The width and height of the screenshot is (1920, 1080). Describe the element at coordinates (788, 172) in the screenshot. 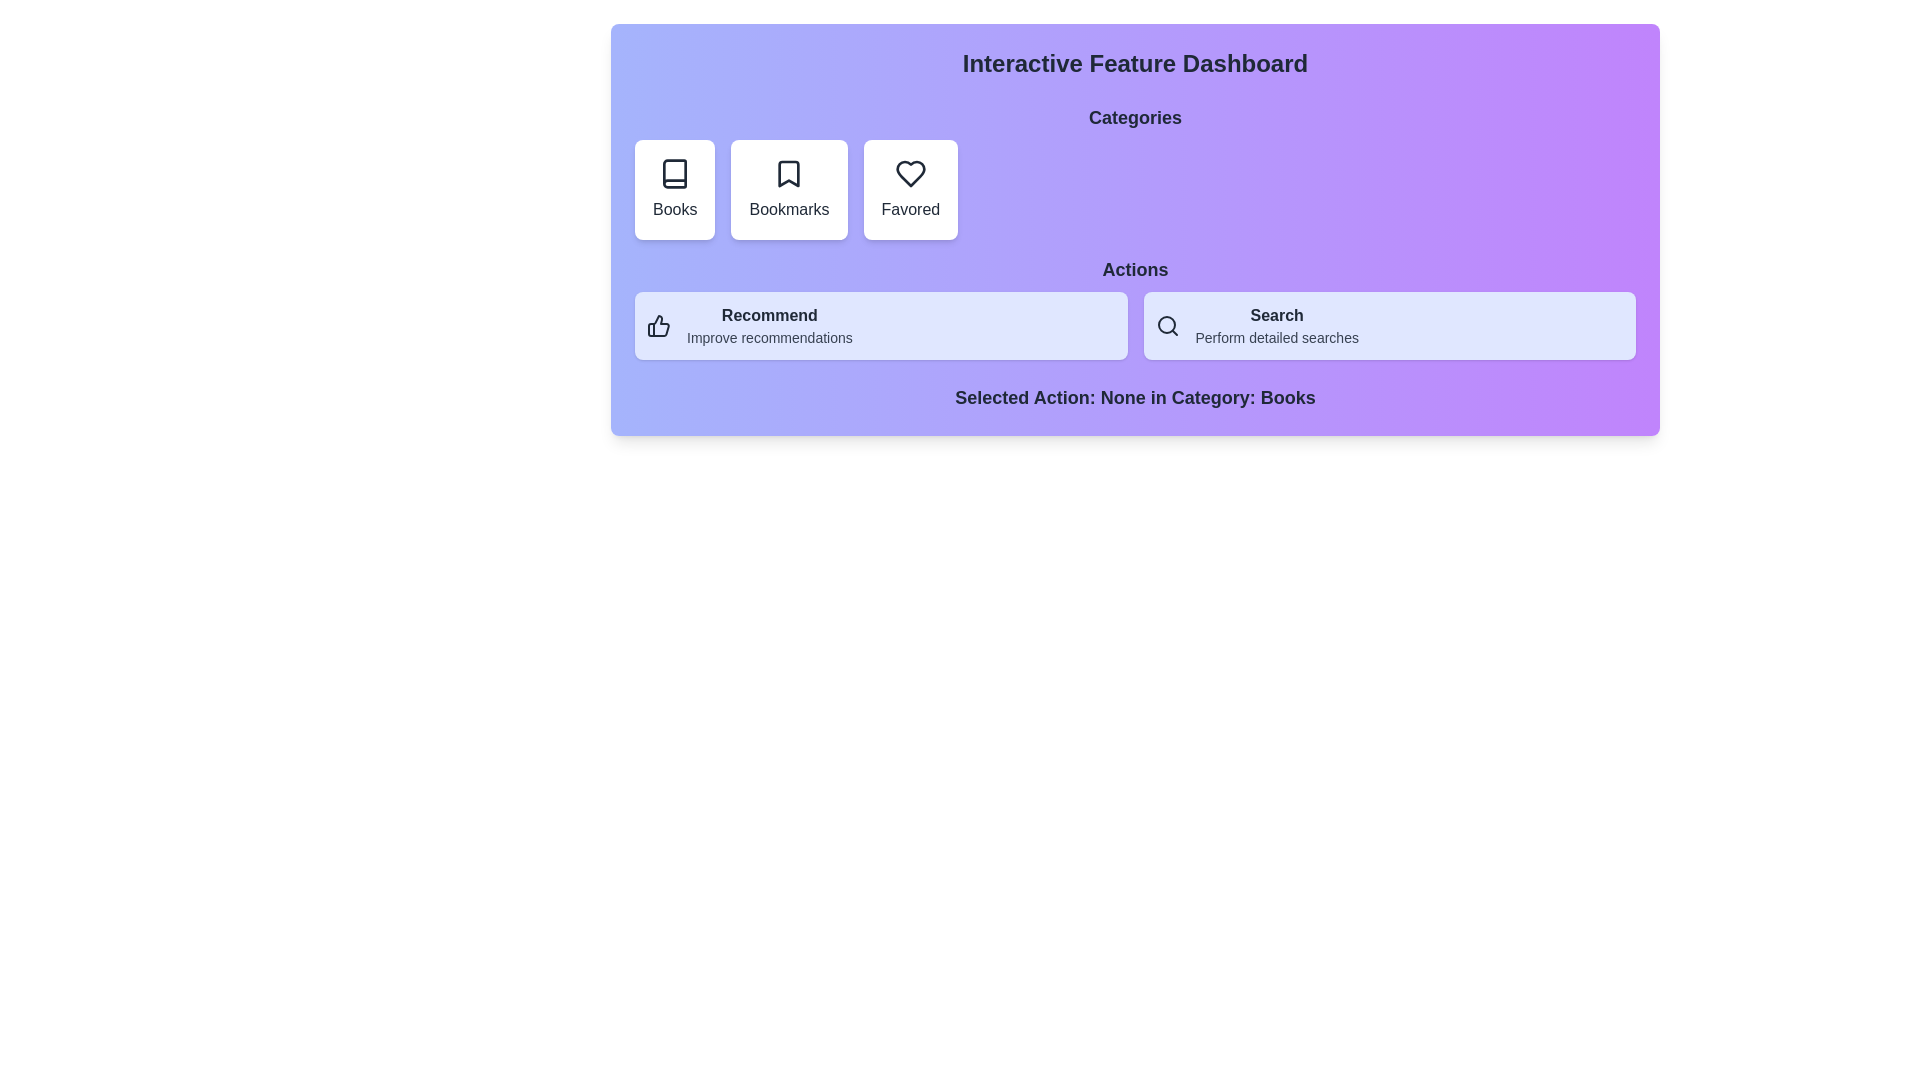

I see `the 'Bookmarks' icon located in the 'Categories' section` at that location.